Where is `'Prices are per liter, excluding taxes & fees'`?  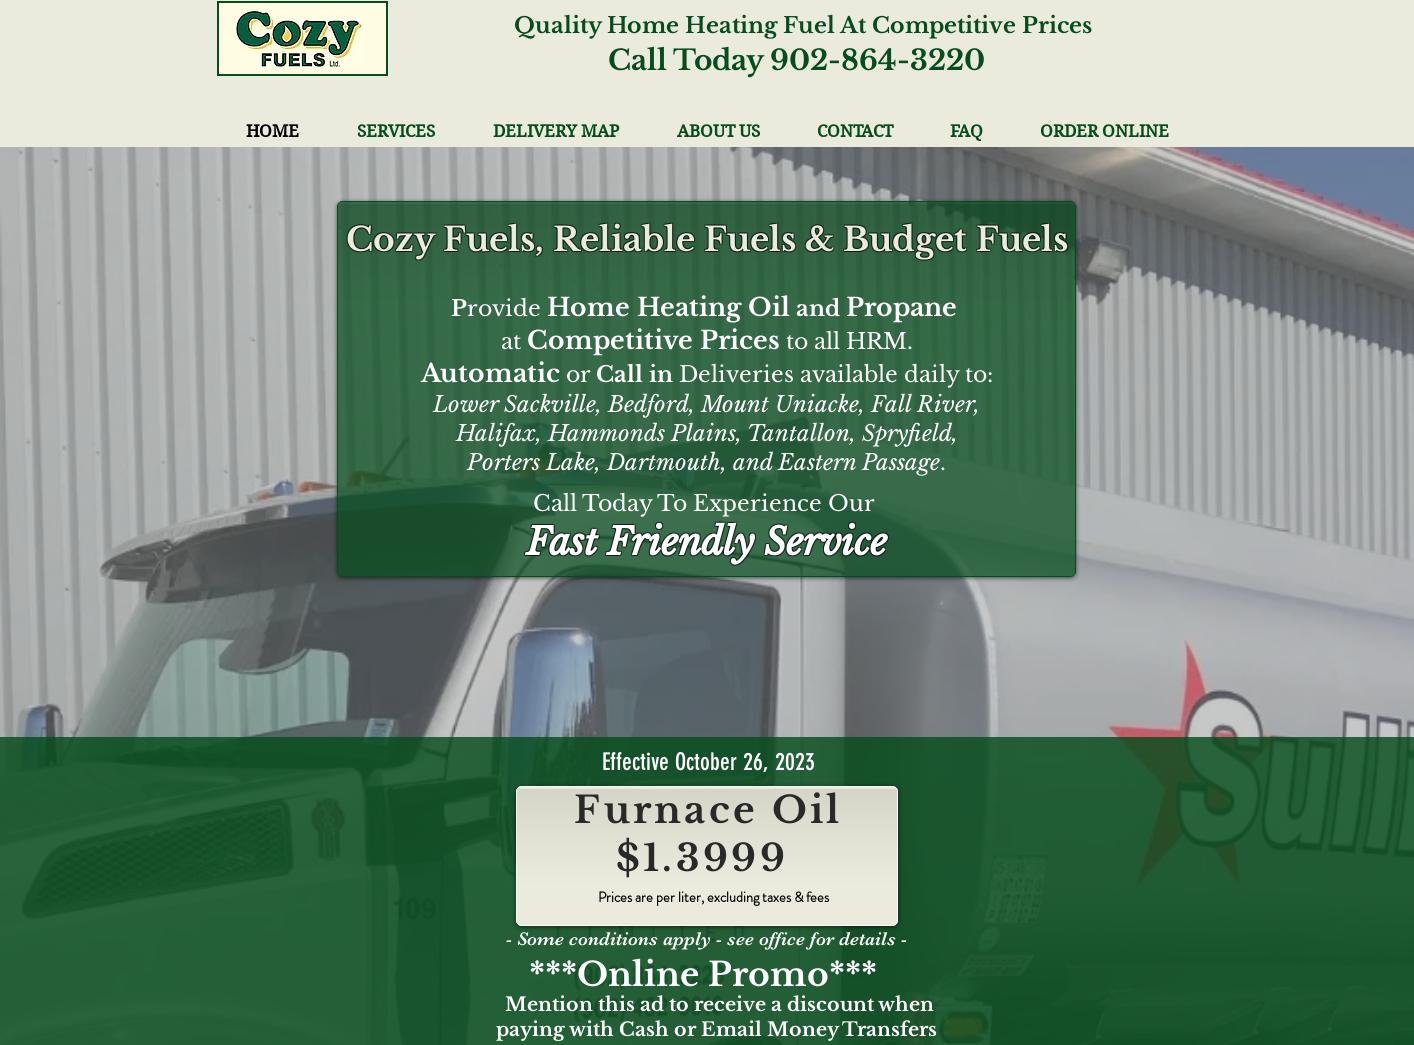
'Prices are per liter, excluding taxes & fees' is located at coordinates (711, 895).